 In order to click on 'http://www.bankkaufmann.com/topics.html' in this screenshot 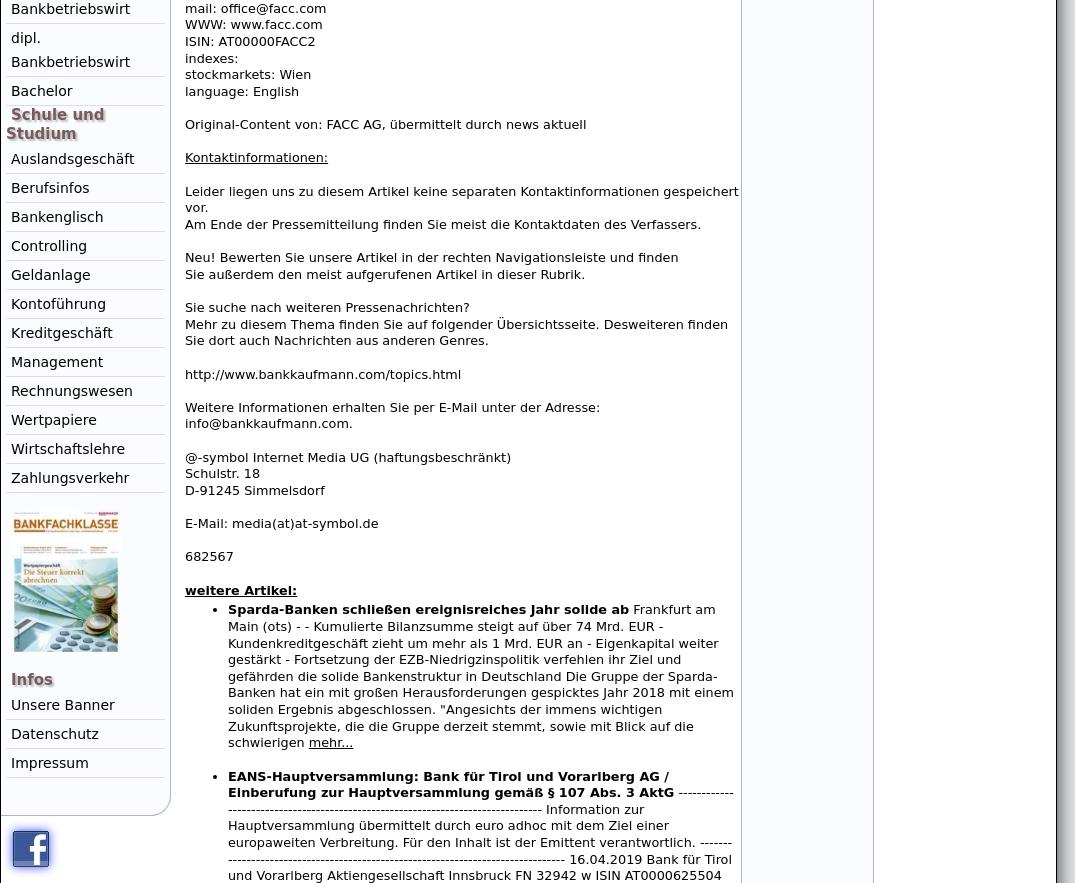, I will do `click(322, 373)`.